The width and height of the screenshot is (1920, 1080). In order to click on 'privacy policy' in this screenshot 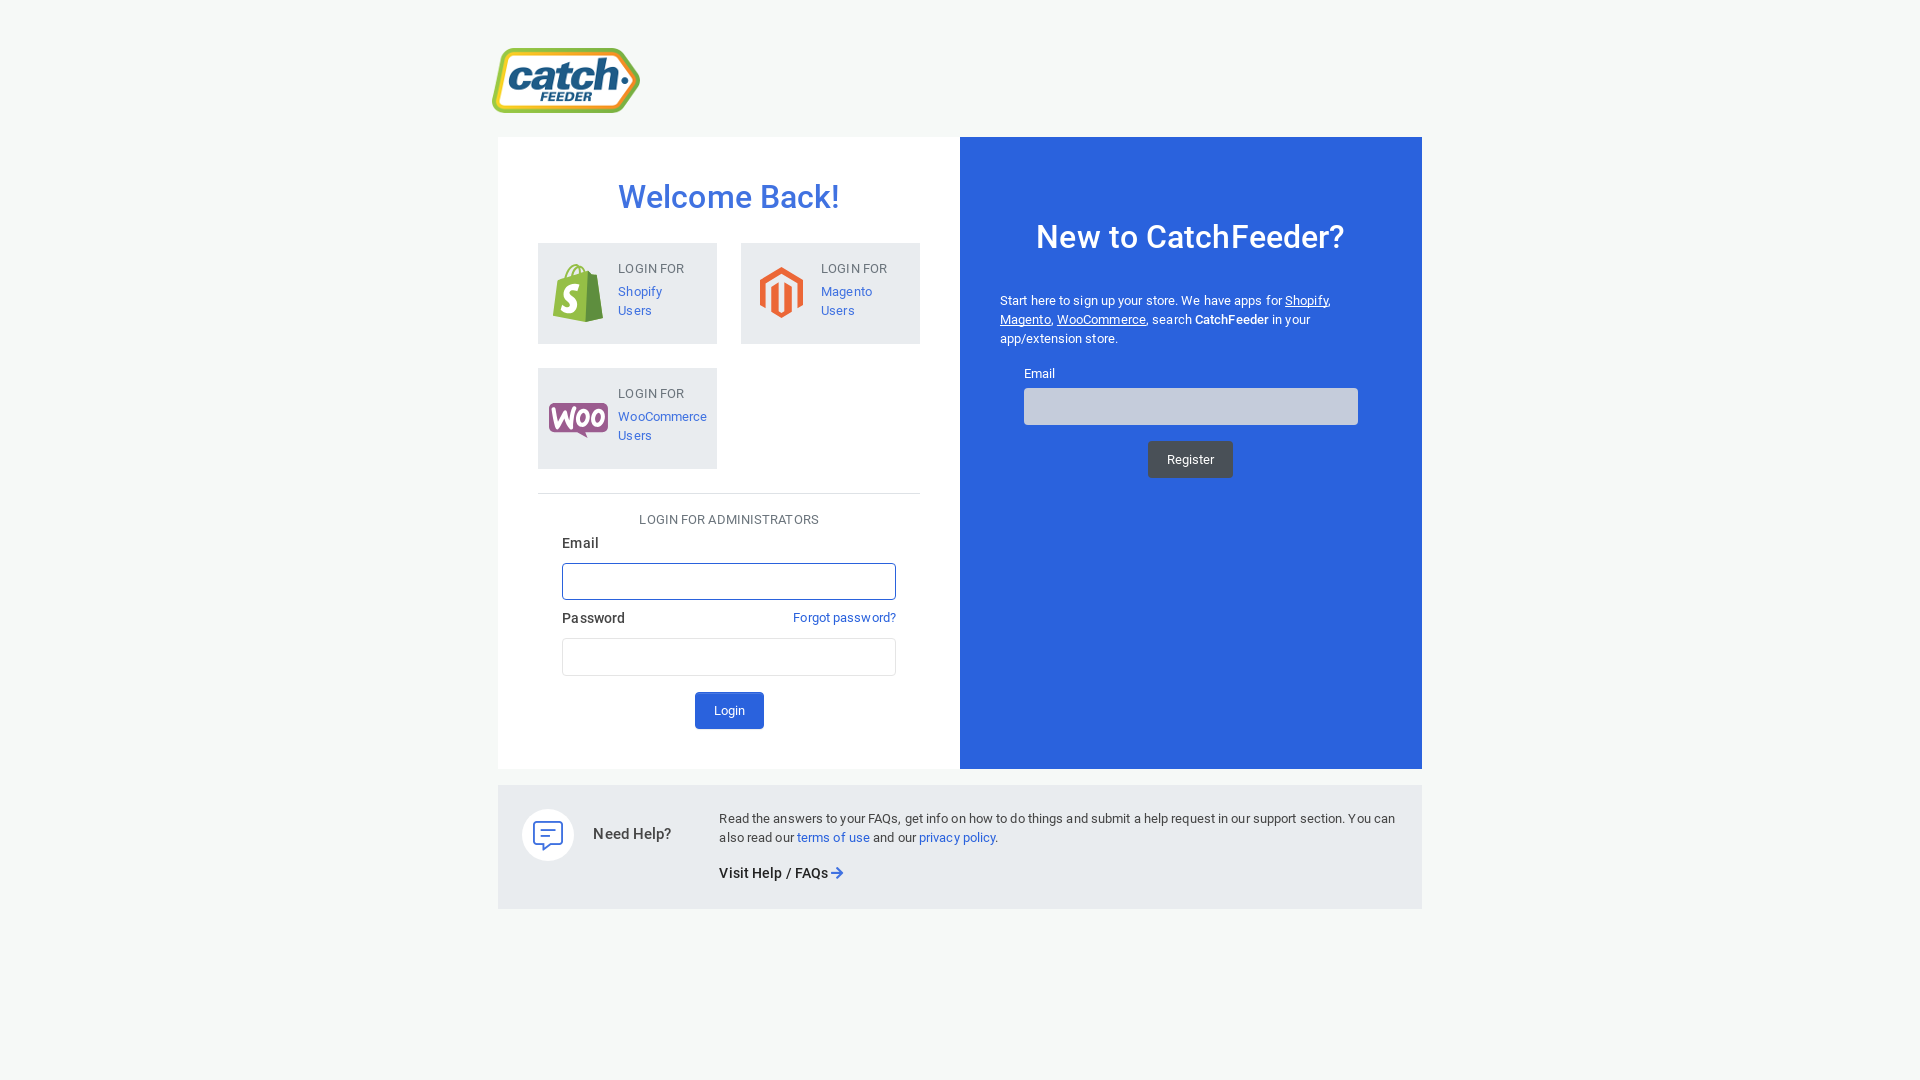, I will do `click(917, 837)`.